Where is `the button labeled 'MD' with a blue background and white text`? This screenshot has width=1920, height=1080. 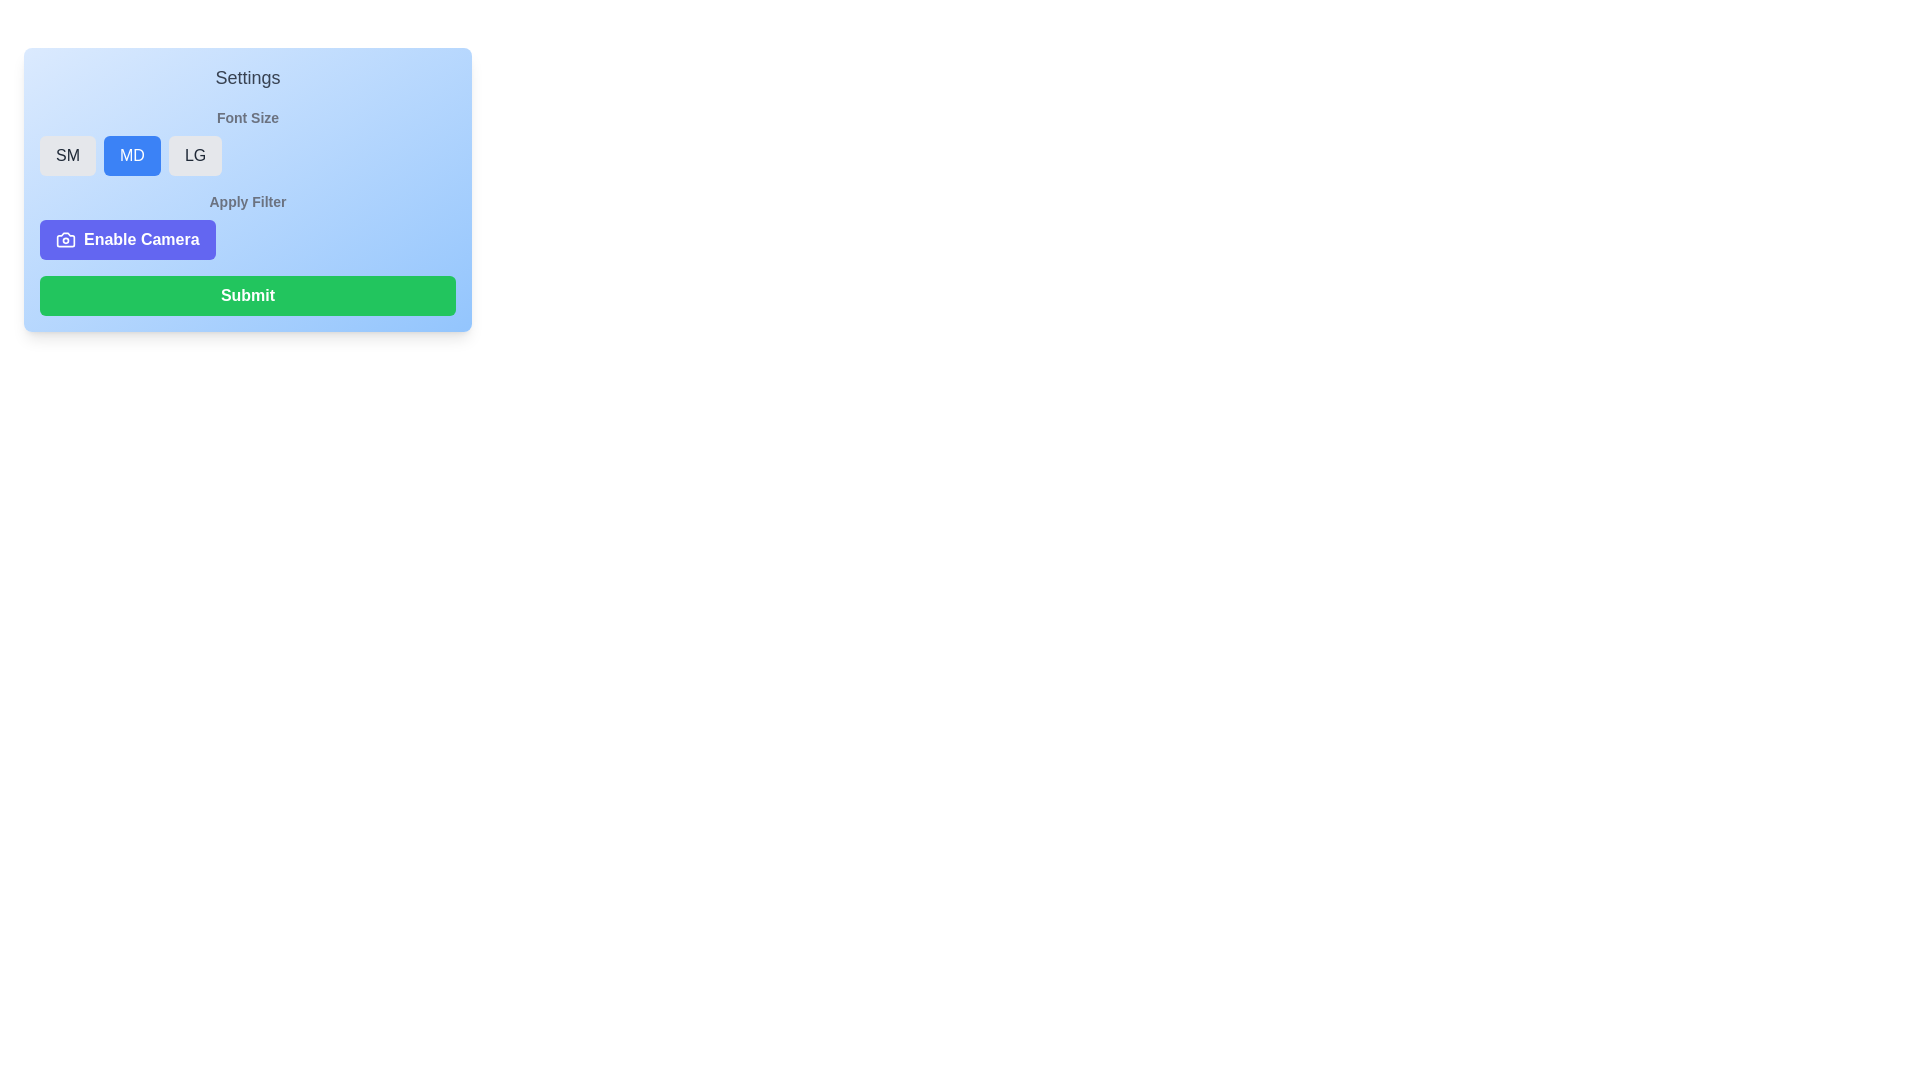 the button labeled 'MD' with a blue background and white text is located at coordinates (131, 154).